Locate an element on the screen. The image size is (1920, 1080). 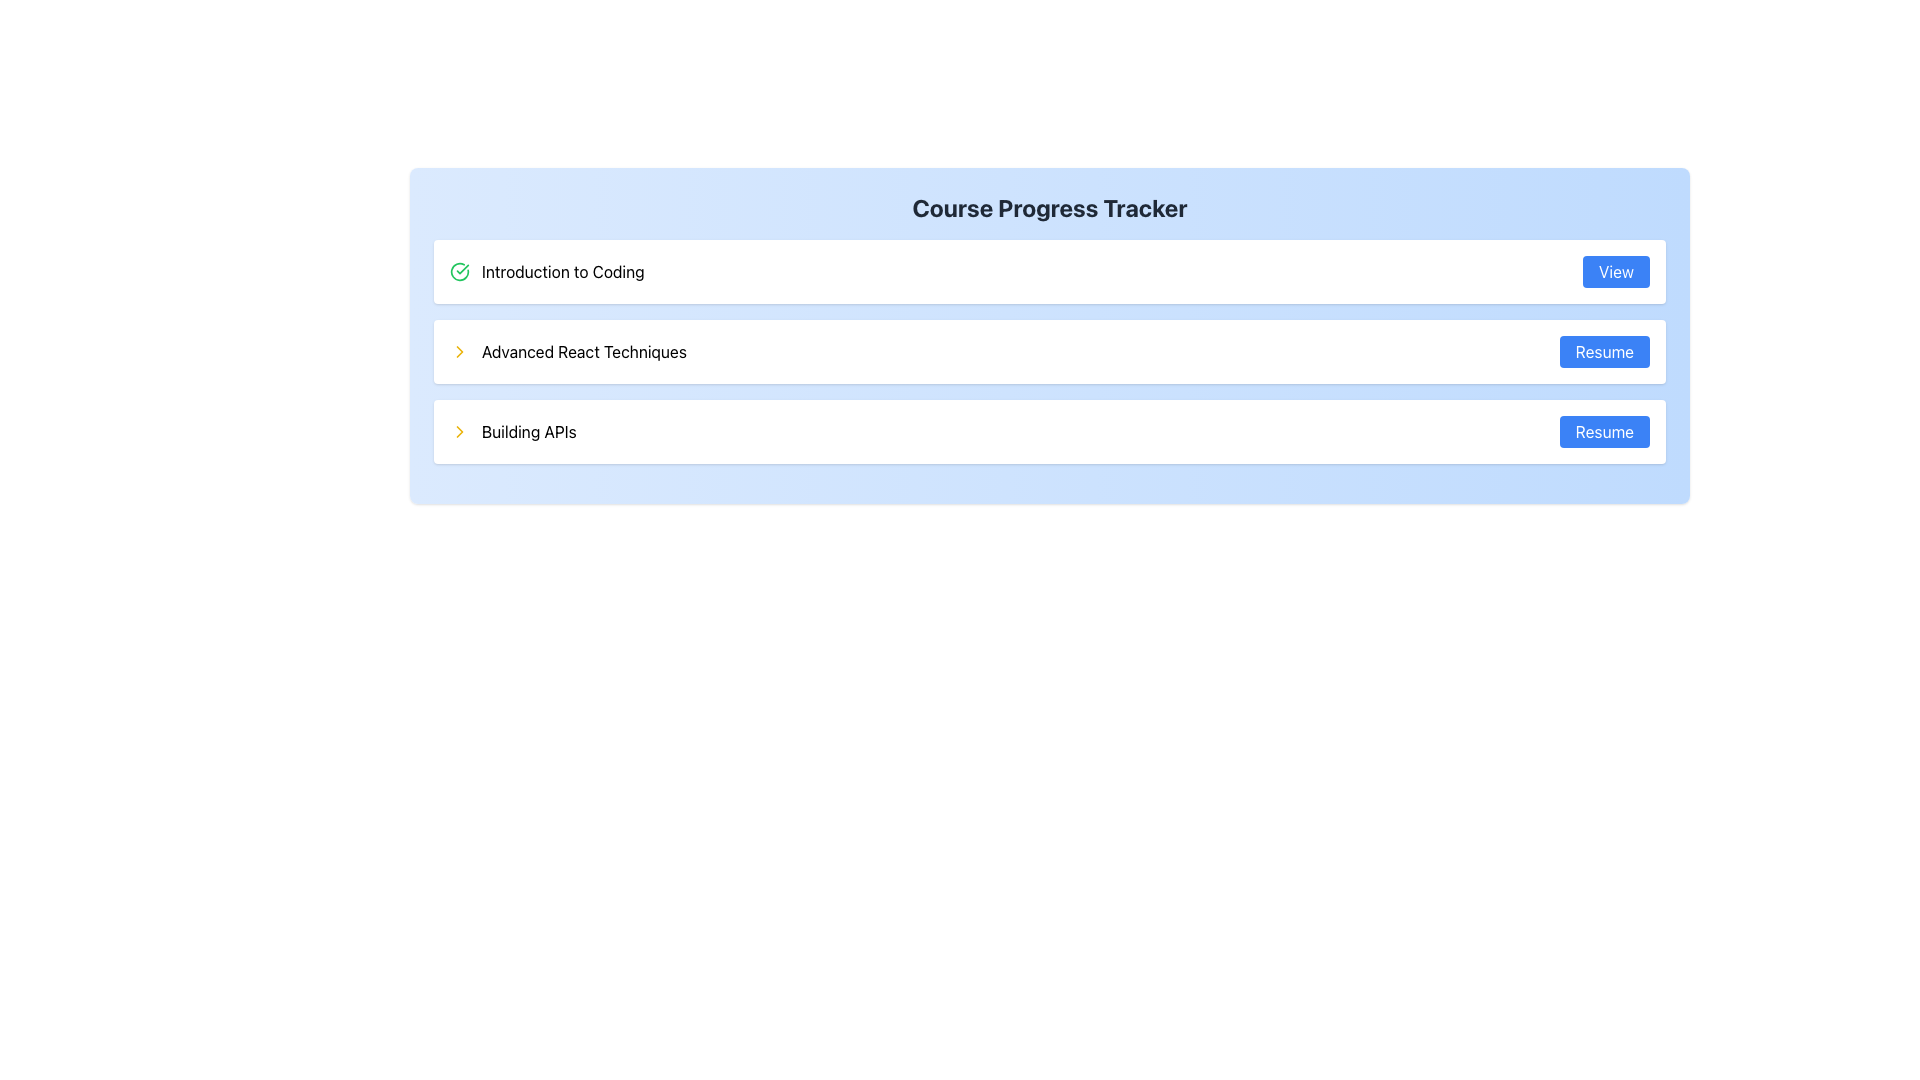
the arrow icon located in the 'Building APIs' section, which indicates additional content or actions are available is located at coordinates (459, 431).